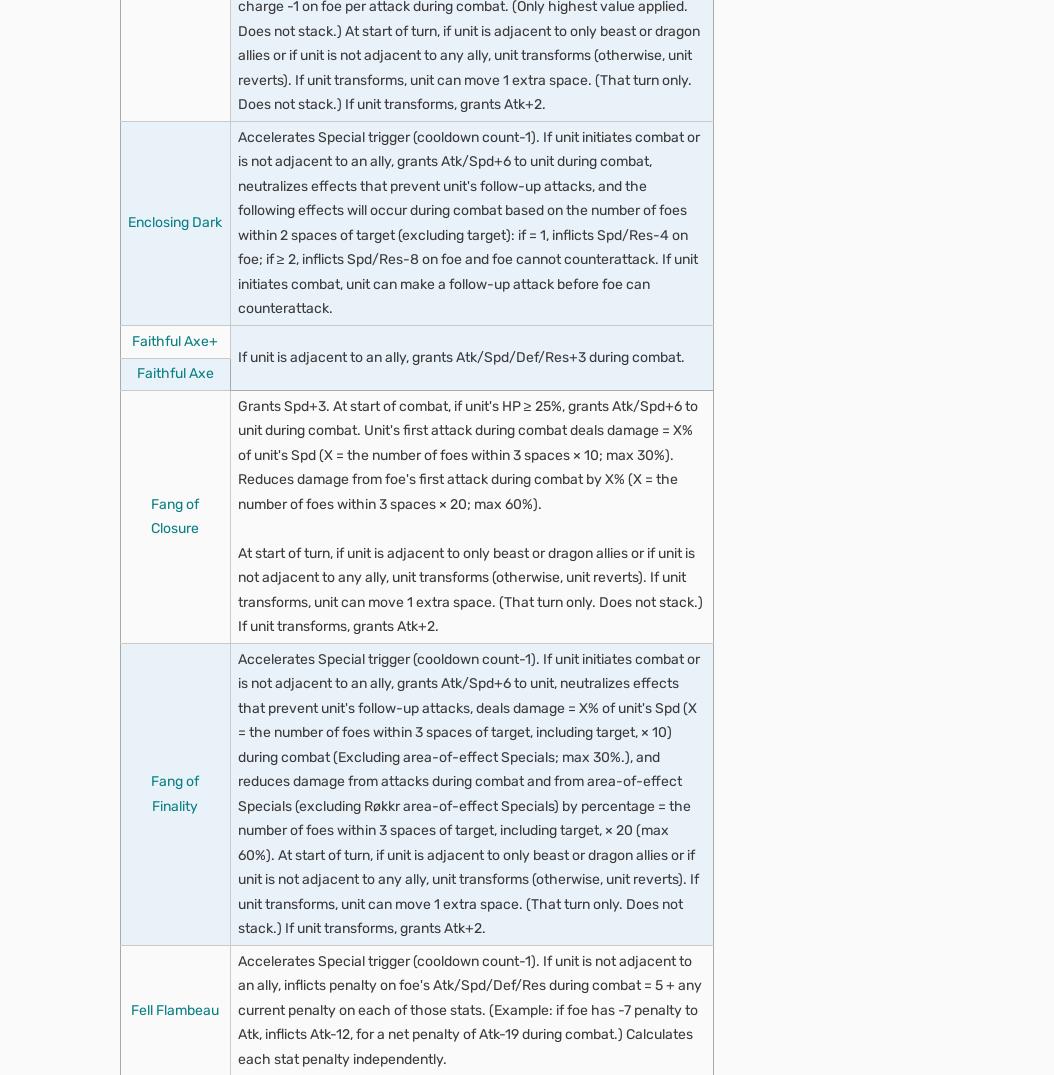  What do you see at coordinates (269, 1031) in the screenshot?
I see `'Weapons'` at bounding box center [269, 1031].